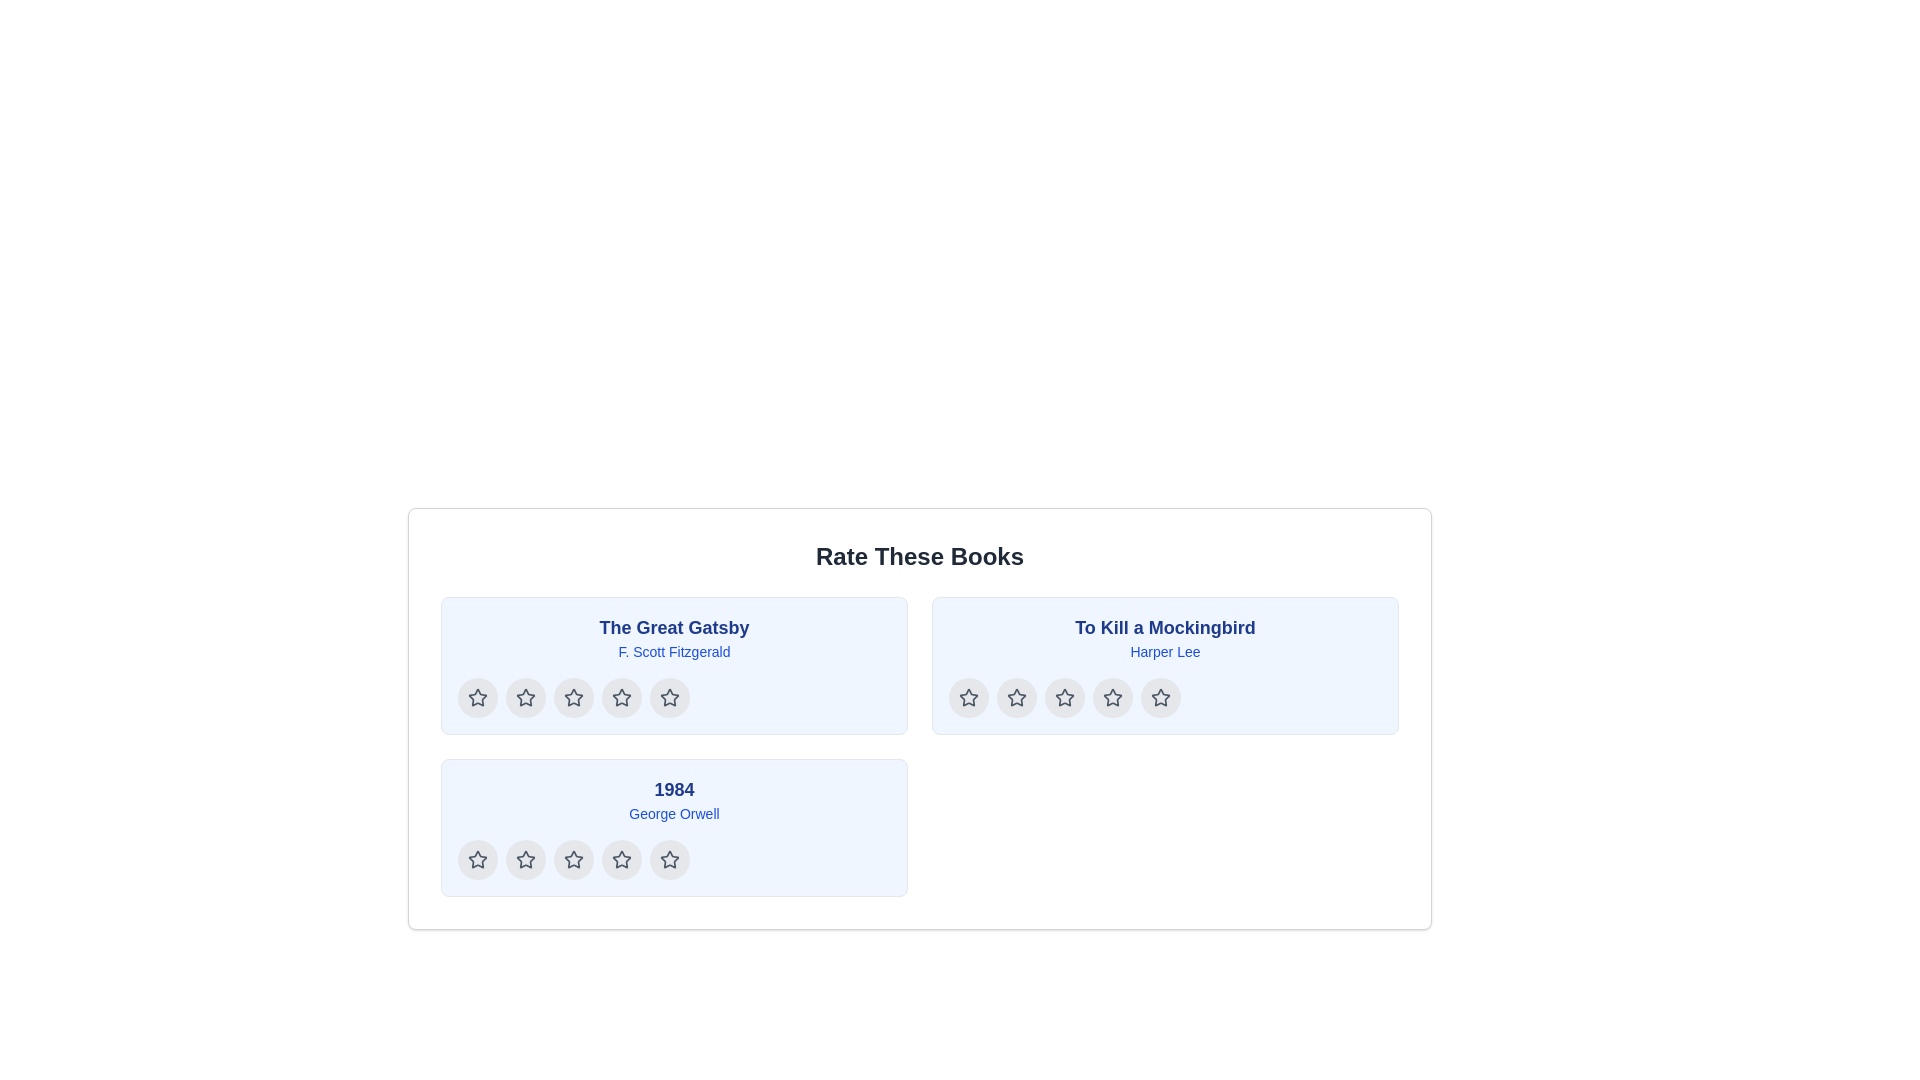 The height and width of the screenshot is (1080, 1920). What do you see at coordinates (670, 858) in the screenshot?
I see `the second-to-last star-shaped icon in the rating row for the book '1984' by George Orwell` at bounding box center [670, 858].